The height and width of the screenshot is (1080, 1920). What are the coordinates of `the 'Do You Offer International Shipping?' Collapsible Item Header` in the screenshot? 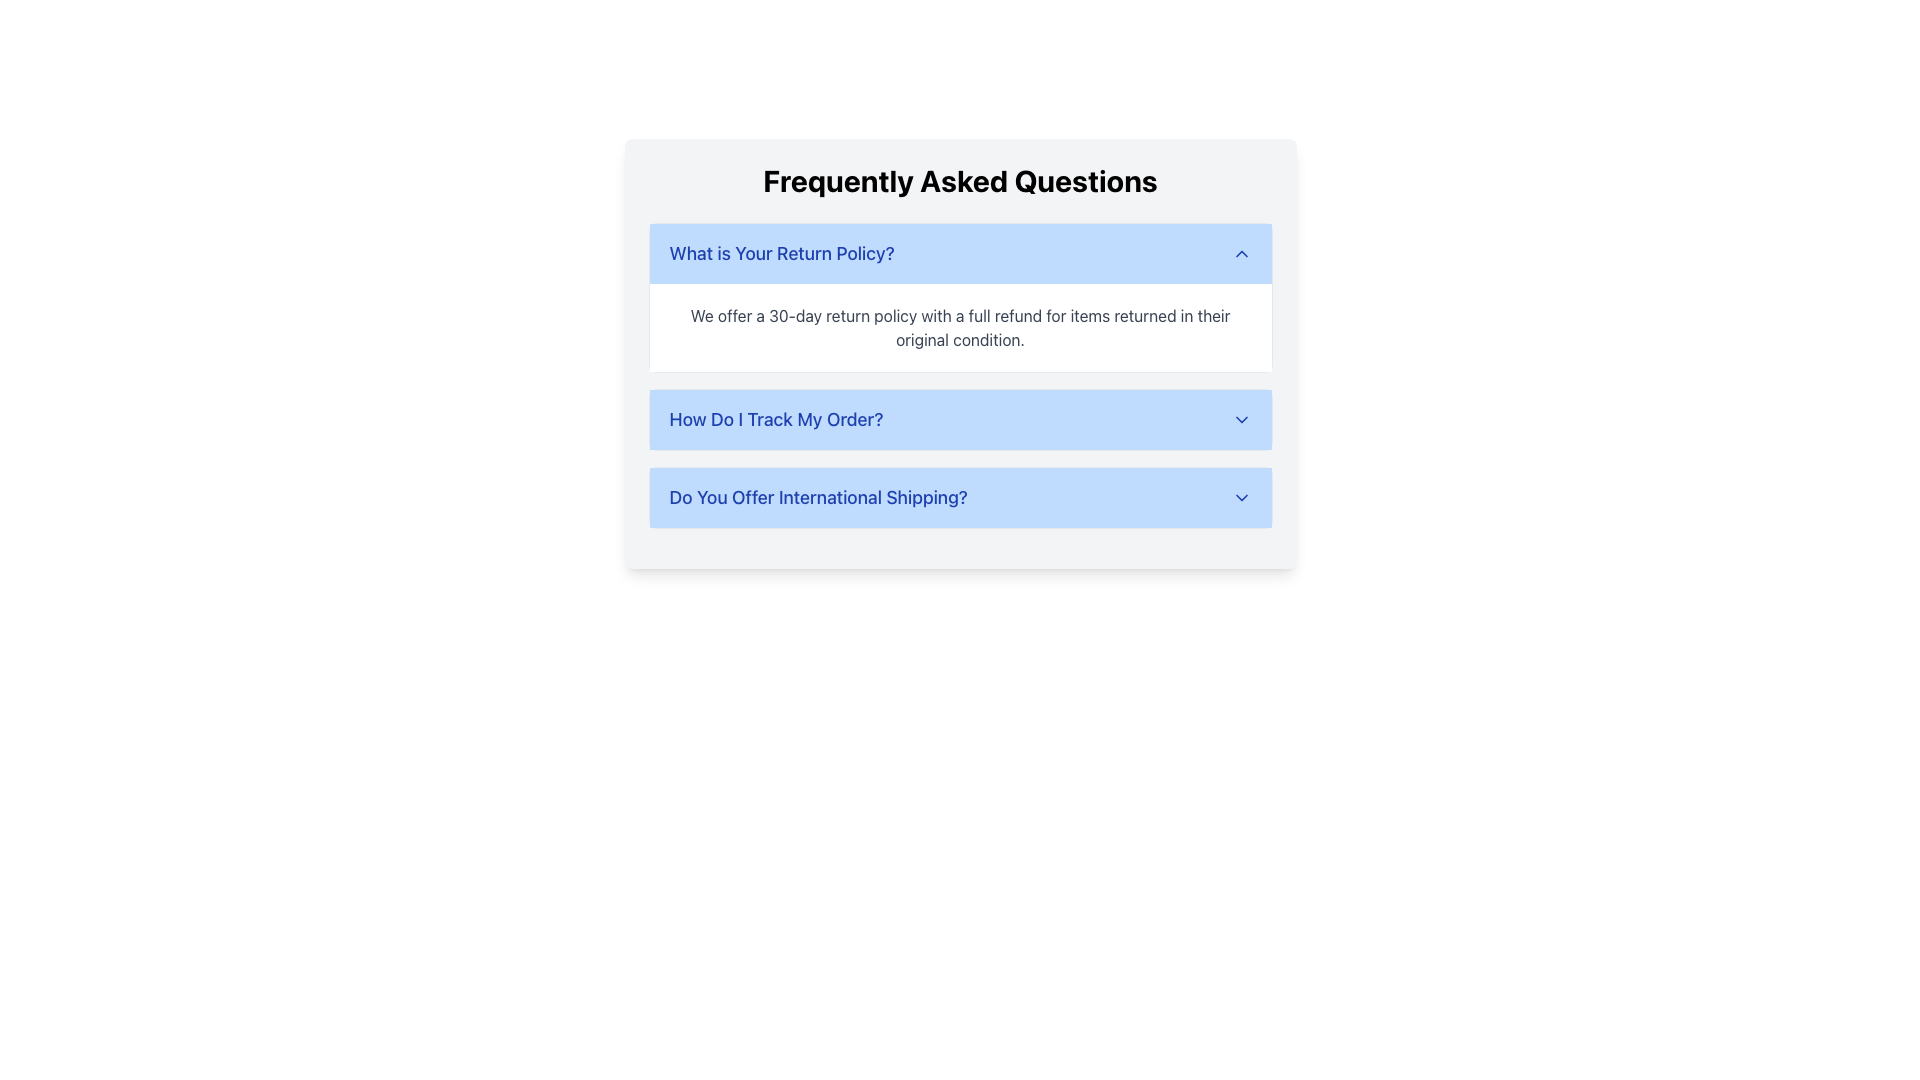 It's located at (960, 496).